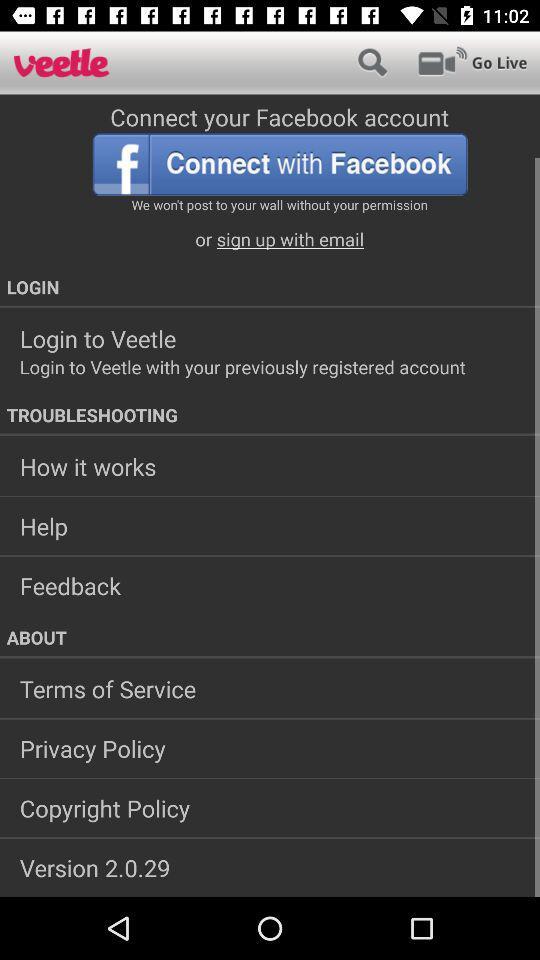 The width and height of the screenshot is (540, 960). I want to click on go live, so click(472, 62).